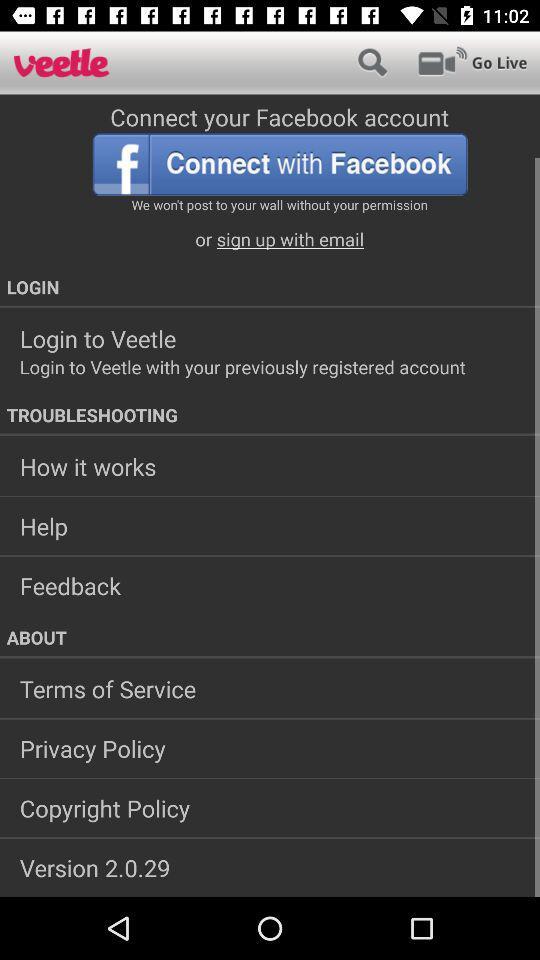 The width and height of the screenshot is (540, 960). I want to click on go live, so click(472, 62).